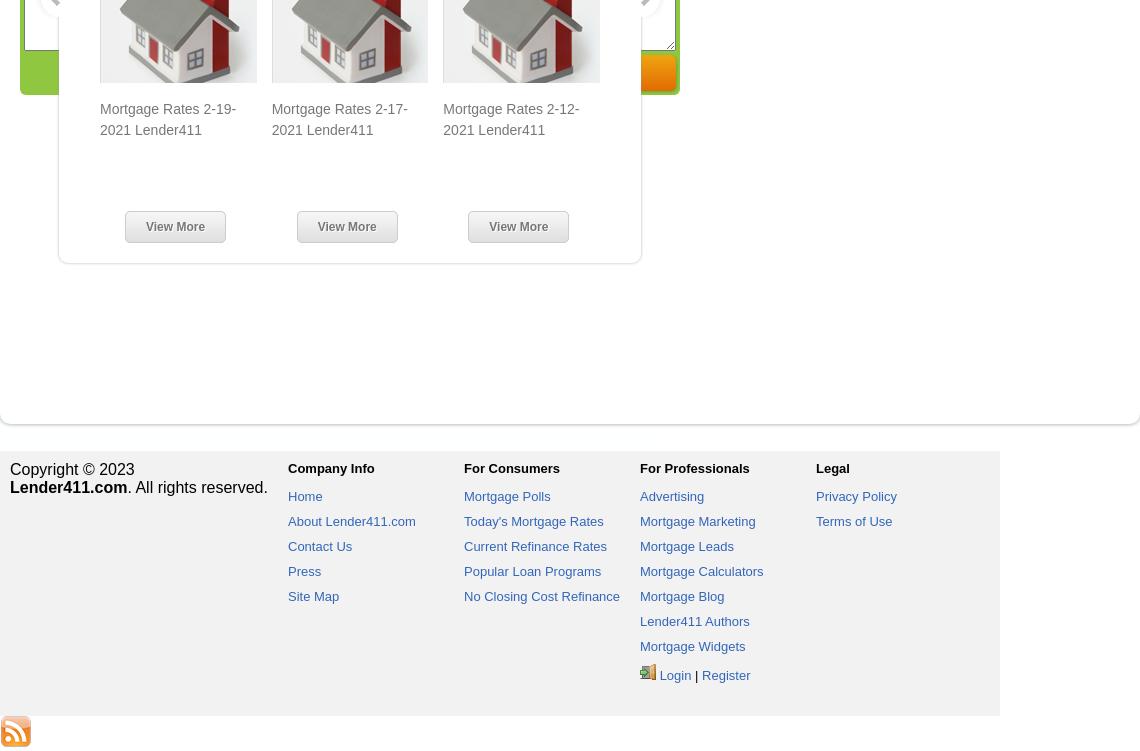 This screenshot has width=1140, height=751. I want to click on 'Popular Loan Programs', so click(463, 570).